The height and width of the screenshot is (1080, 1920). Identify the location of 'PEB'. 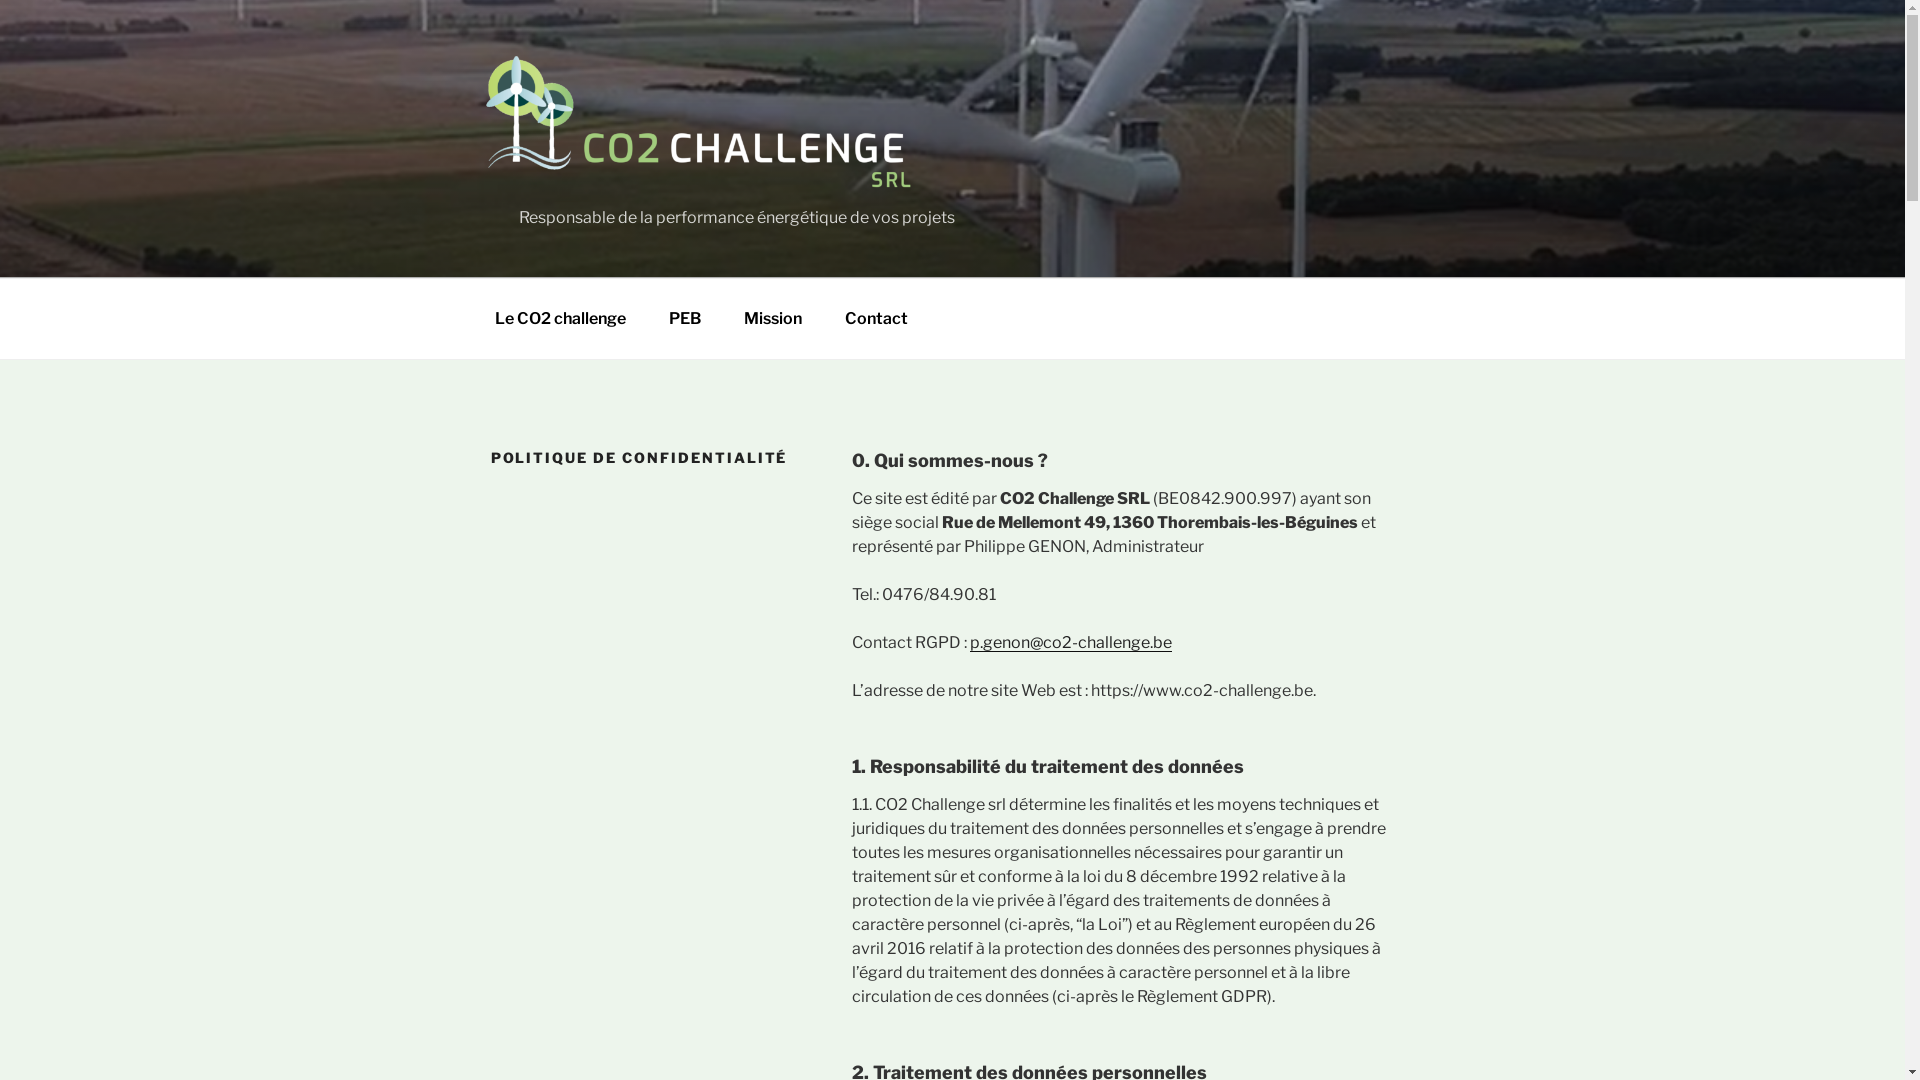
(685, 318).